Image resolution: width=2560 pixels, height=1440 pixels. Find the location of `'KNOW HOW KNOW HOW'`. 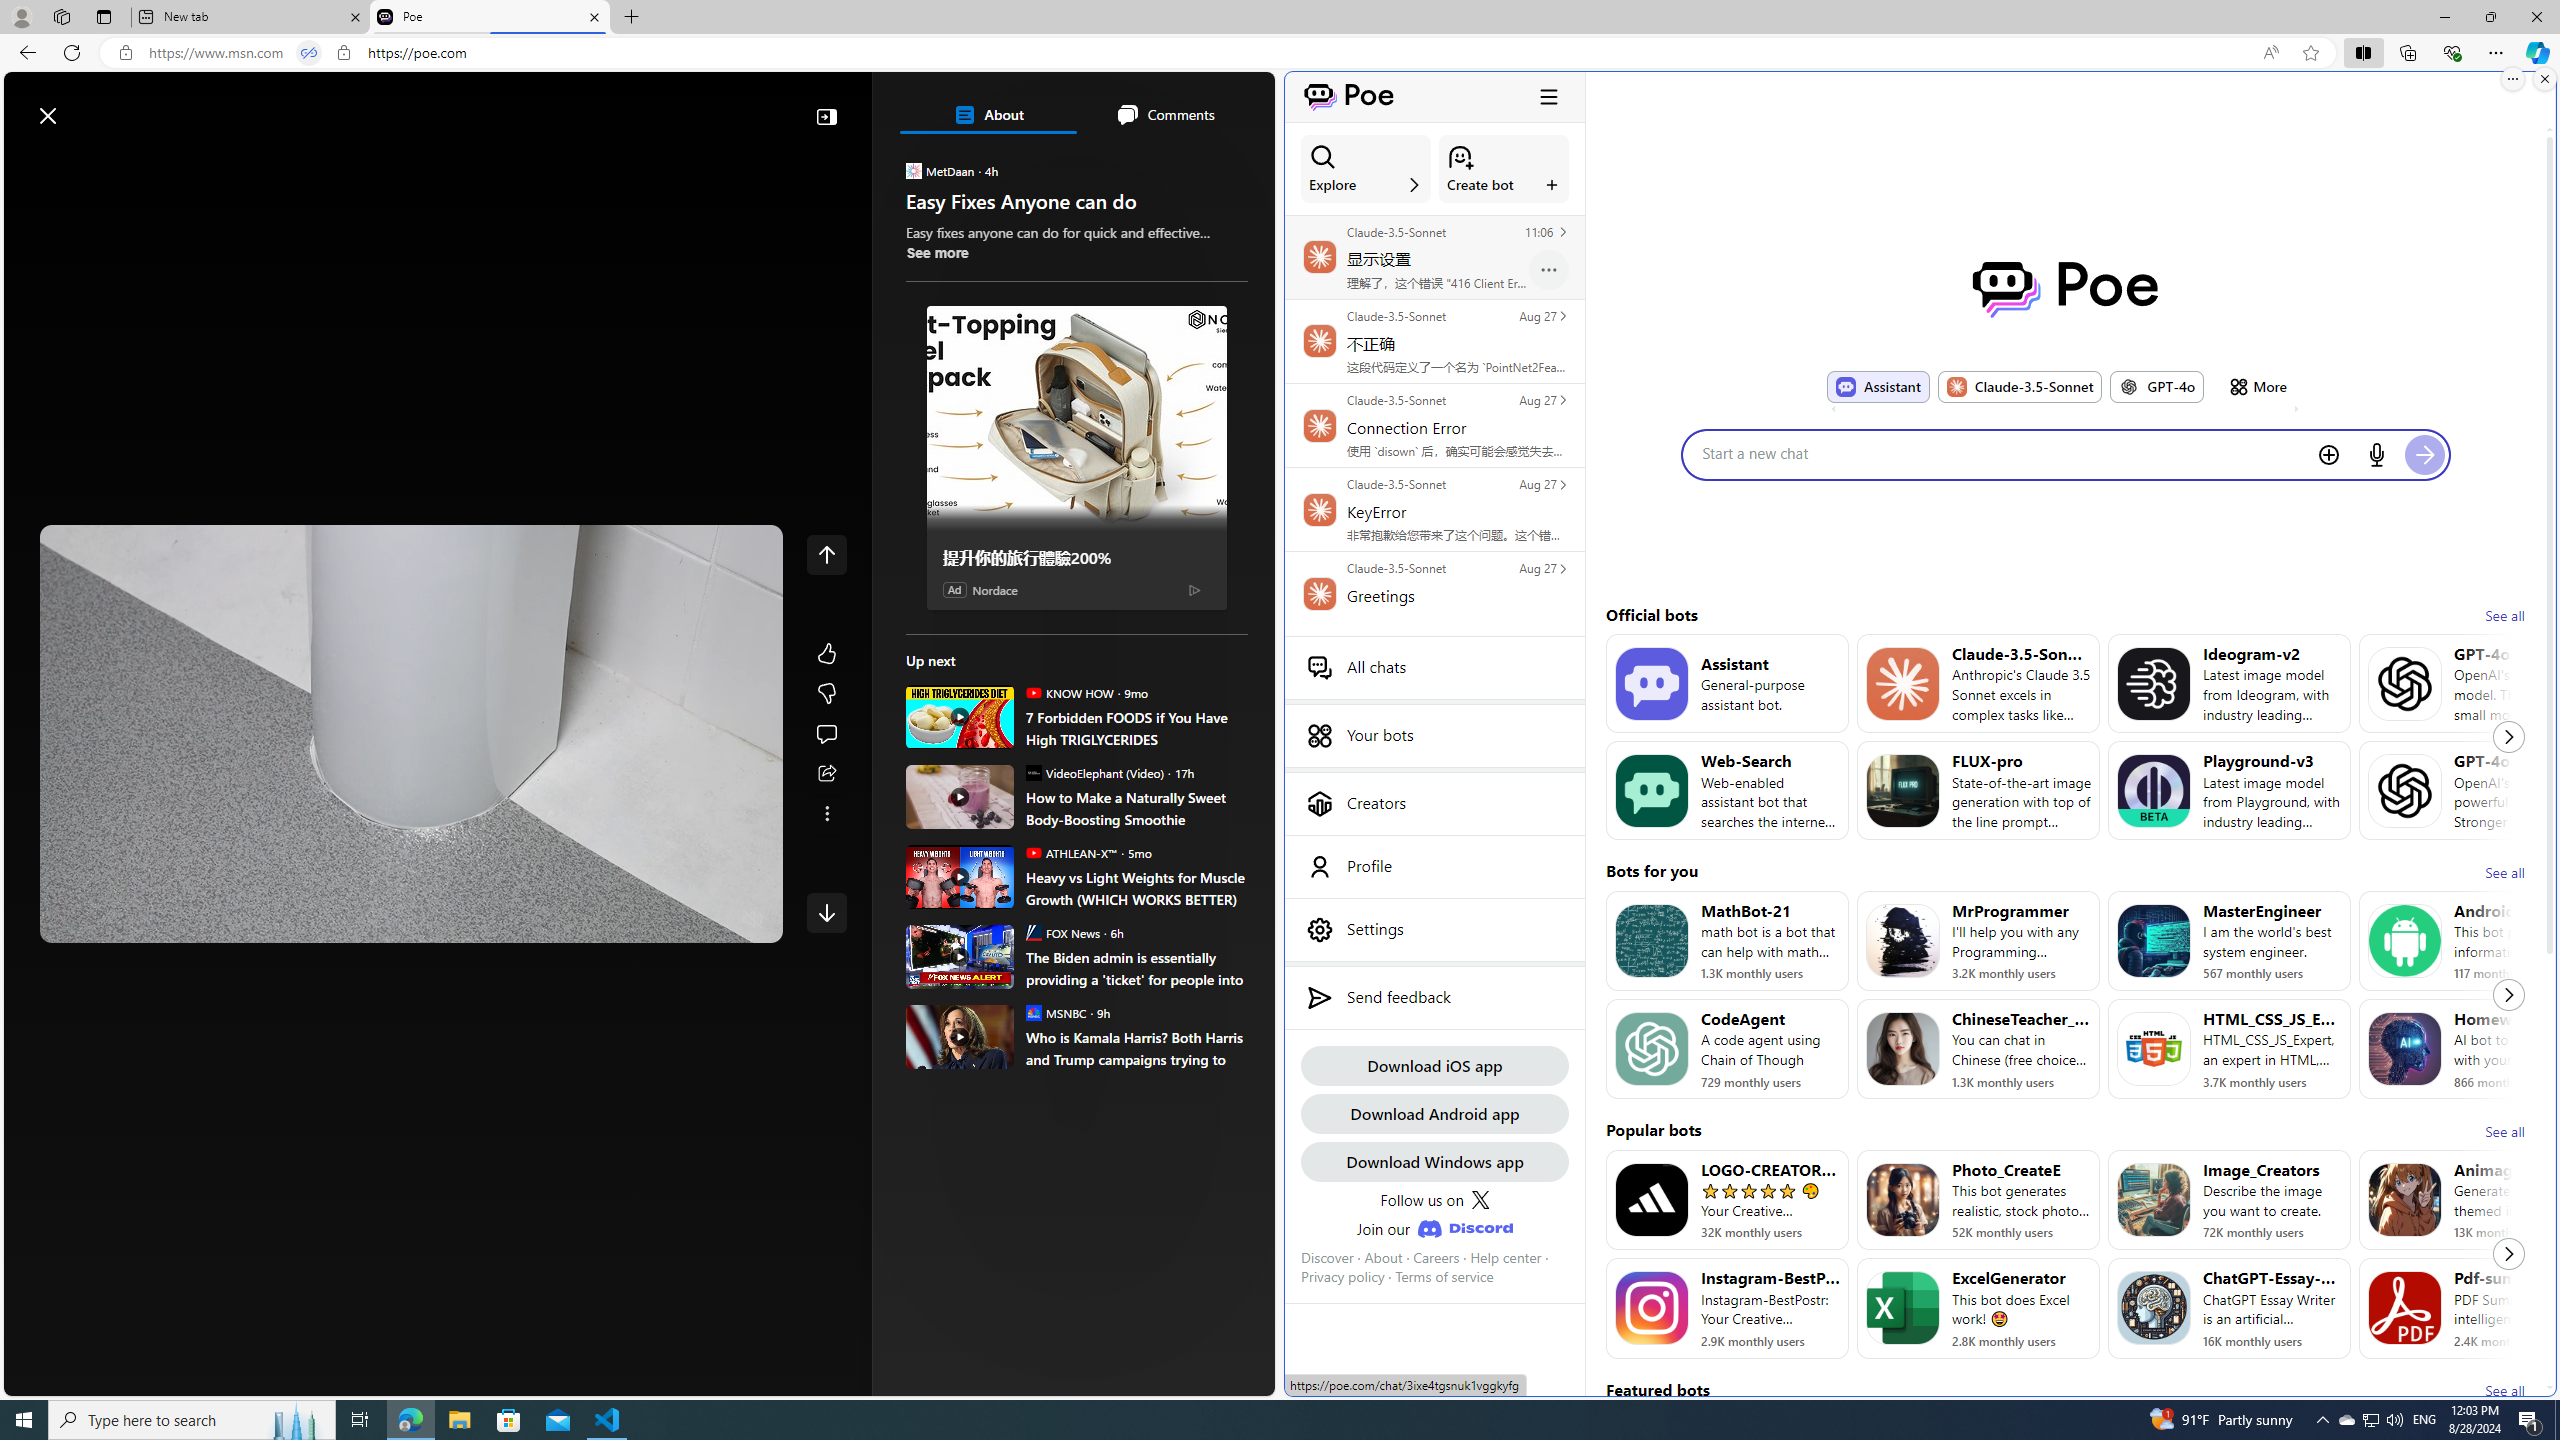

'KNOW HOW KNOW HOW' is located at coordinates (1068, 692).